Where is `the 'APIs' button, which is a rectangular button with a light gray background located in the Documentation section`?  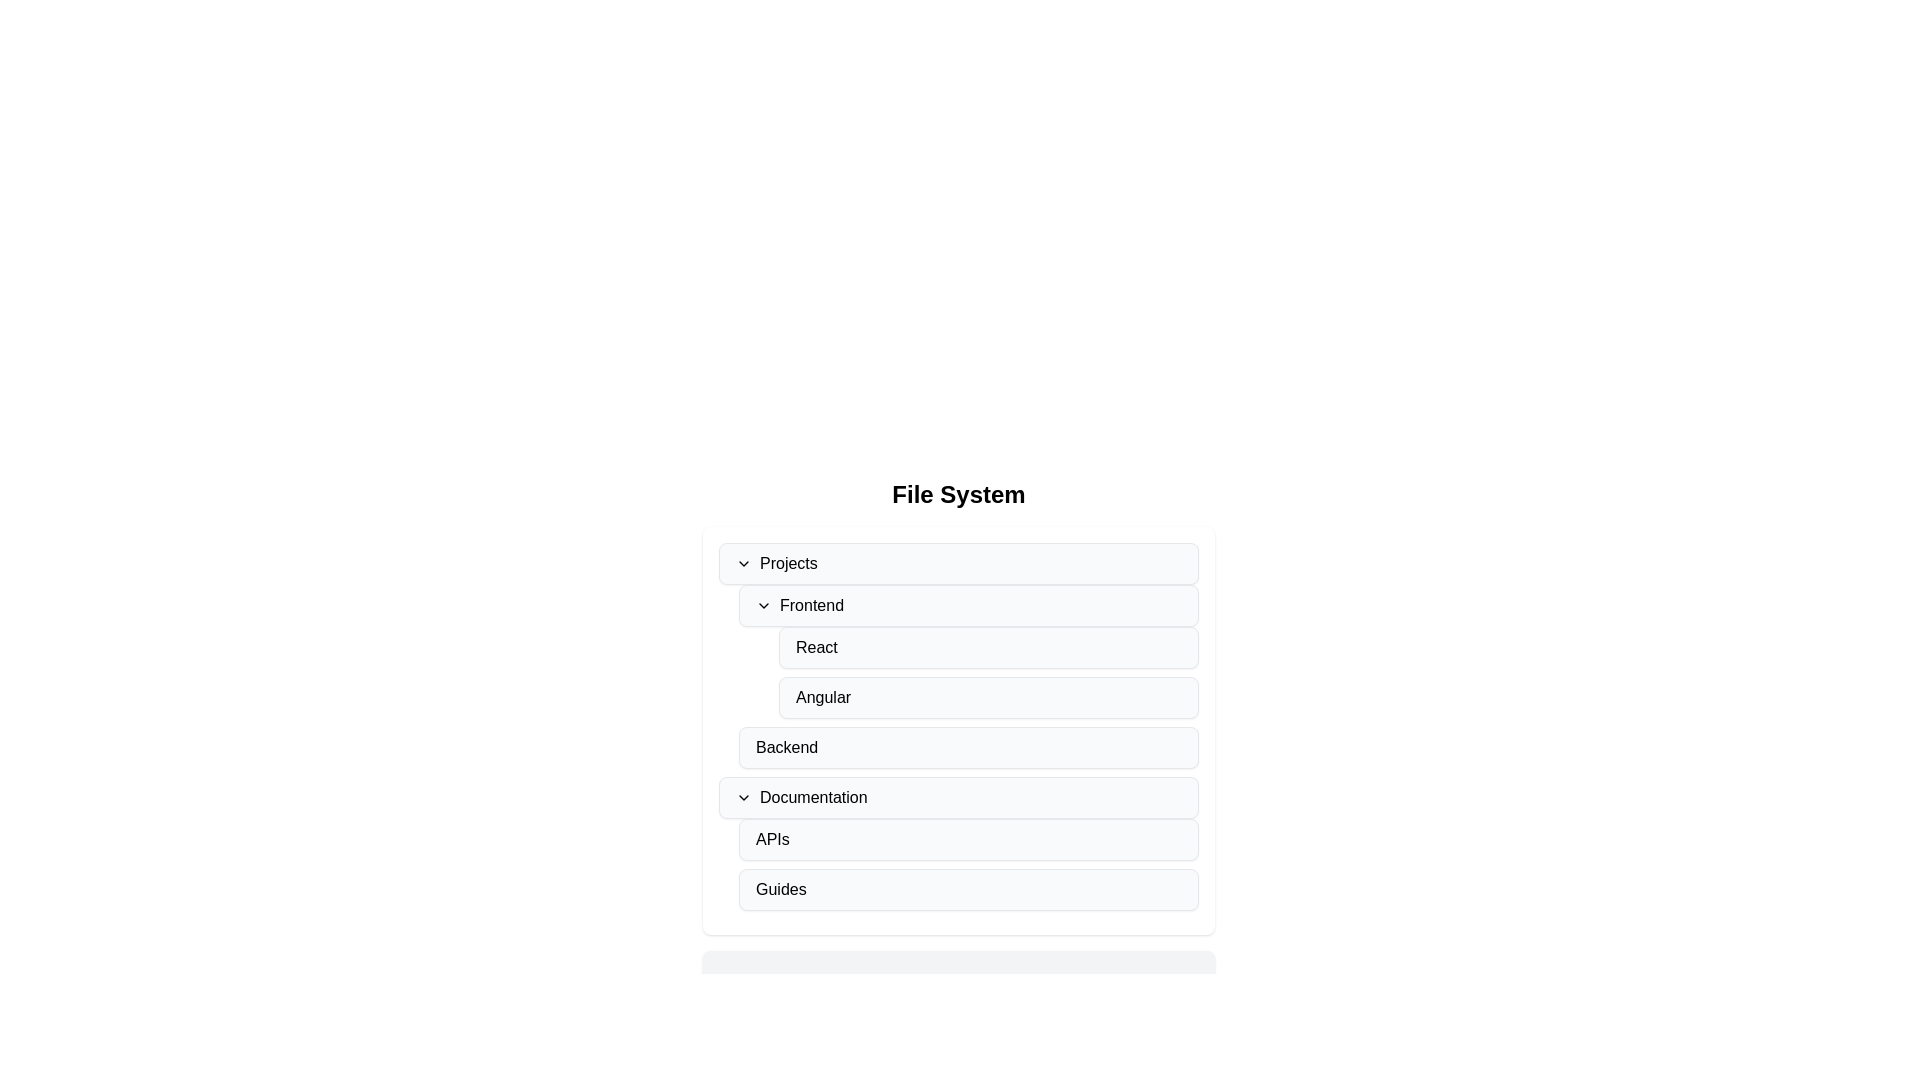 the 'APIs' button, which is a rectangular button with a light gray background located in the Documentation section is located at coordinates (958, 844).